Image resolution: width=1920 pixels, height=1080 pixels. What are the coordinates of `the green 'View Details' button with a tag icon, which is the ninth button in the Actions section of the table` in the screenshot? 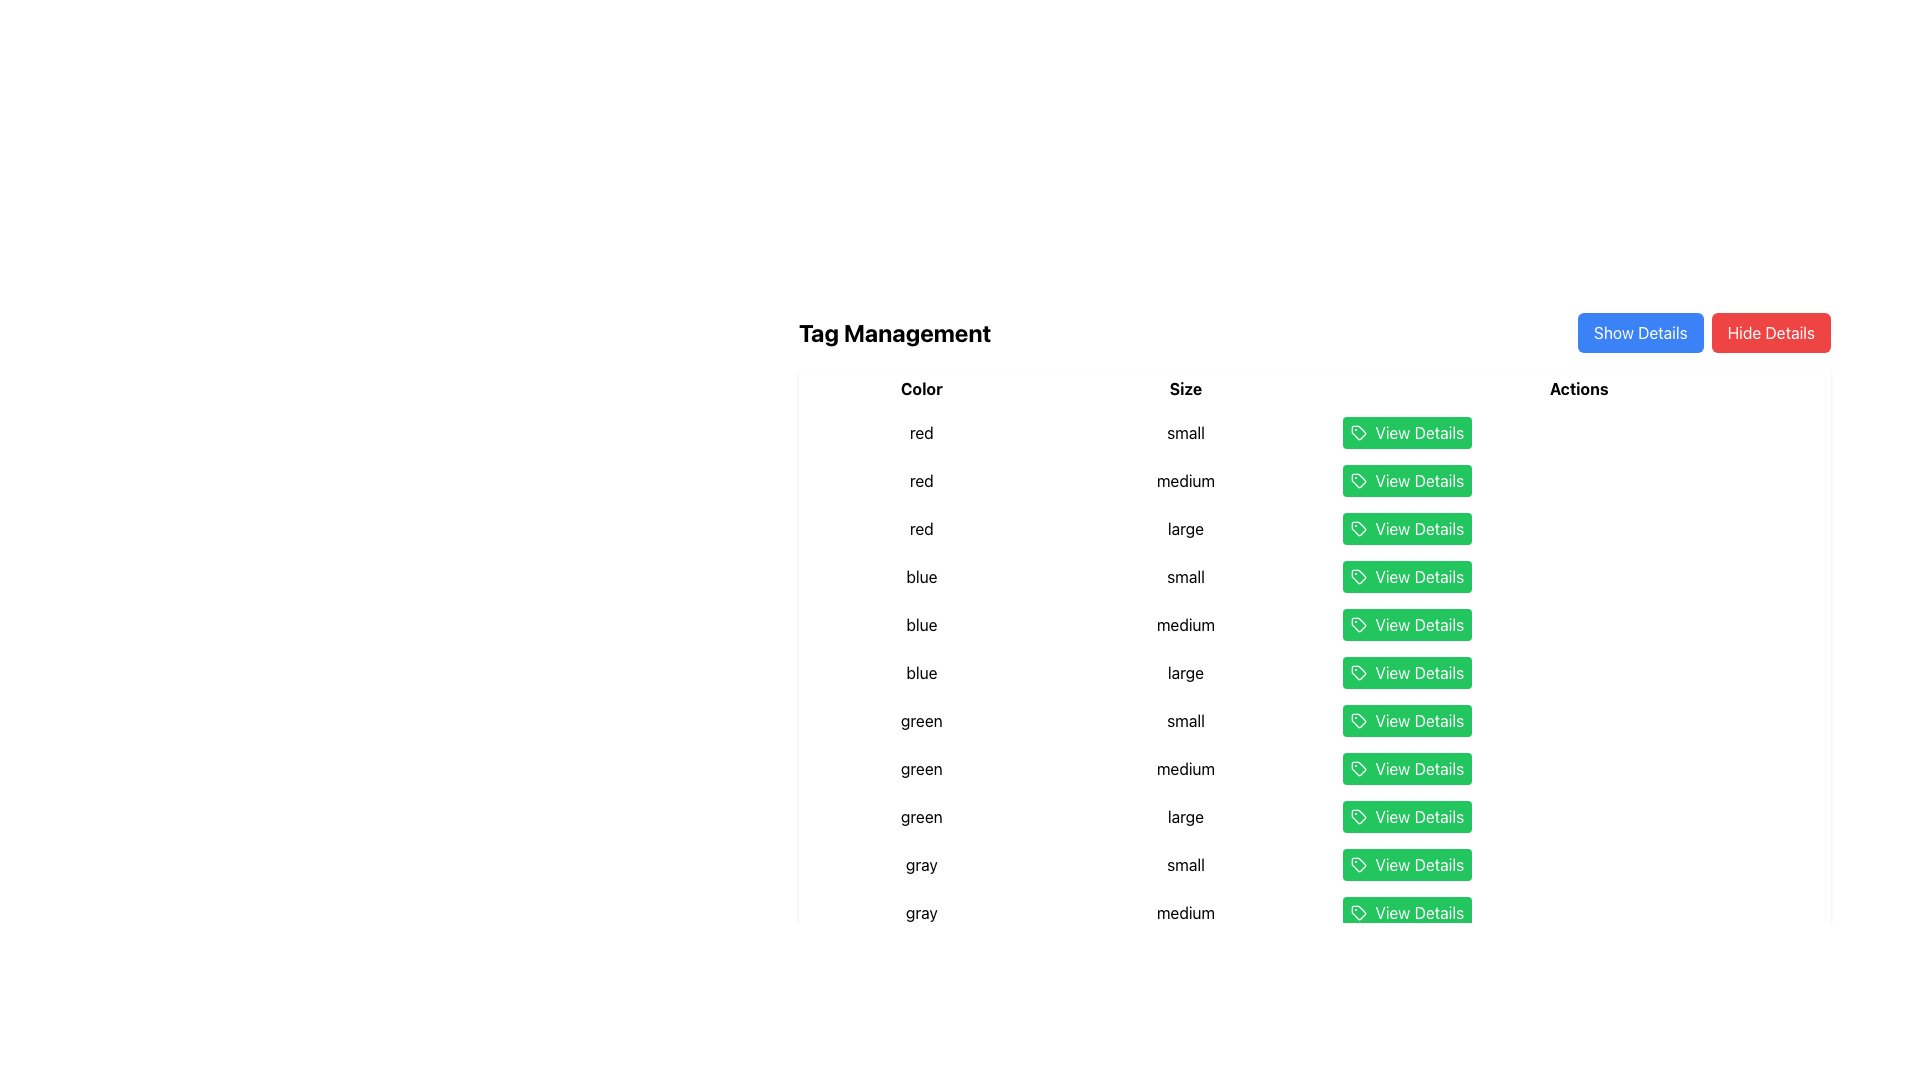 It's located at (1406, 817).